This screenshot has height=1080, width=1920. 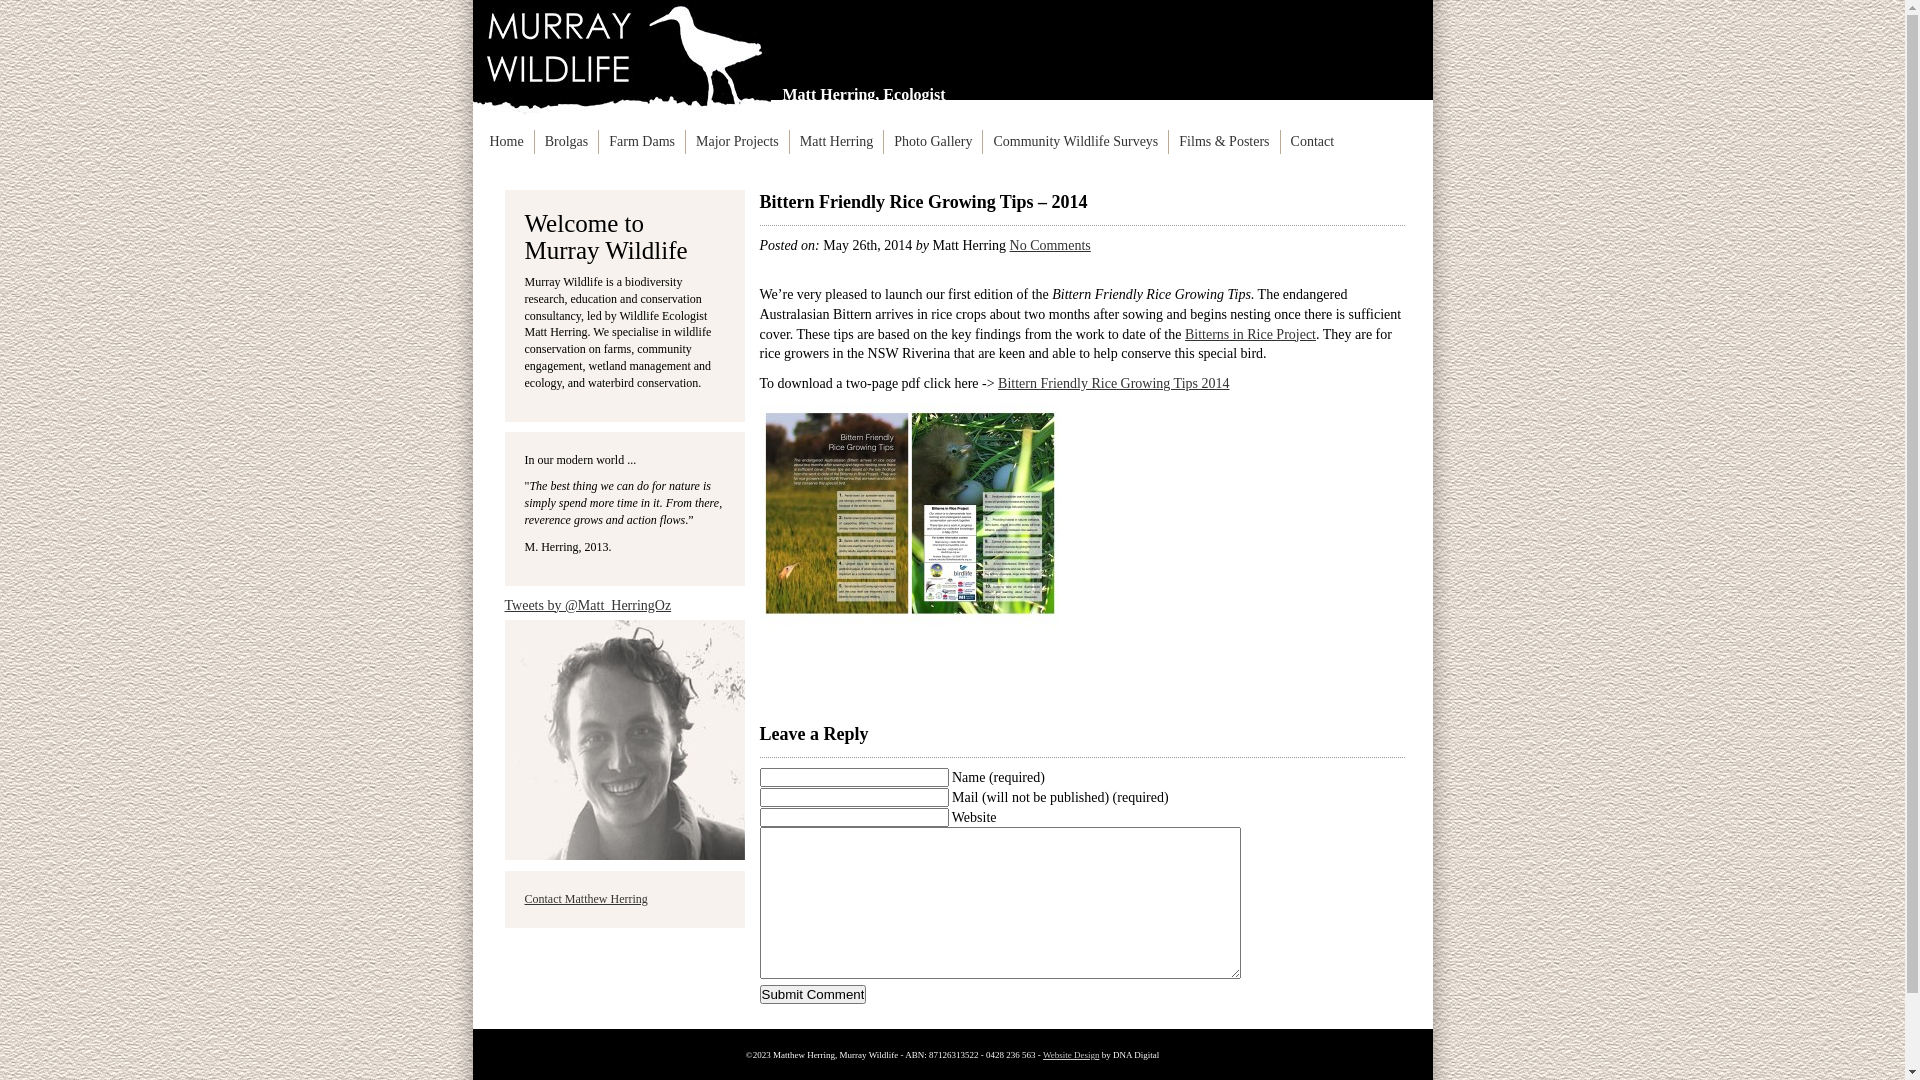 What do you see at coordinates (1313, 141) in the screenshot?
I see `'Contact'` at bounding box center [1313, 141].